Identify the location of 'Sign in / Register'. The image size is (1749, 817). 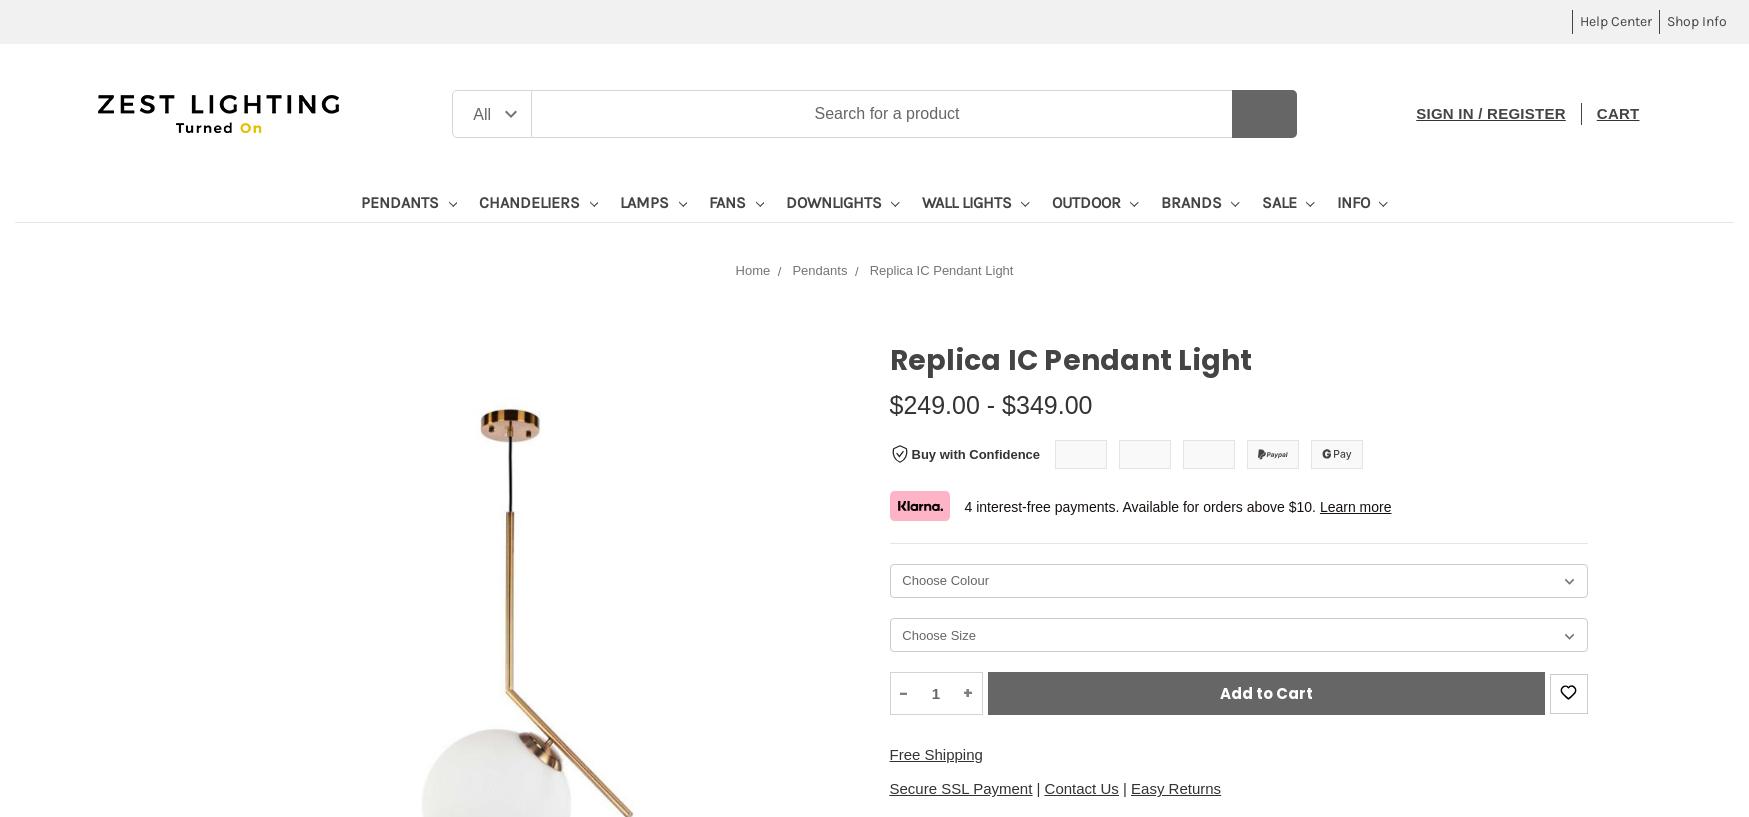
(1415, 112).